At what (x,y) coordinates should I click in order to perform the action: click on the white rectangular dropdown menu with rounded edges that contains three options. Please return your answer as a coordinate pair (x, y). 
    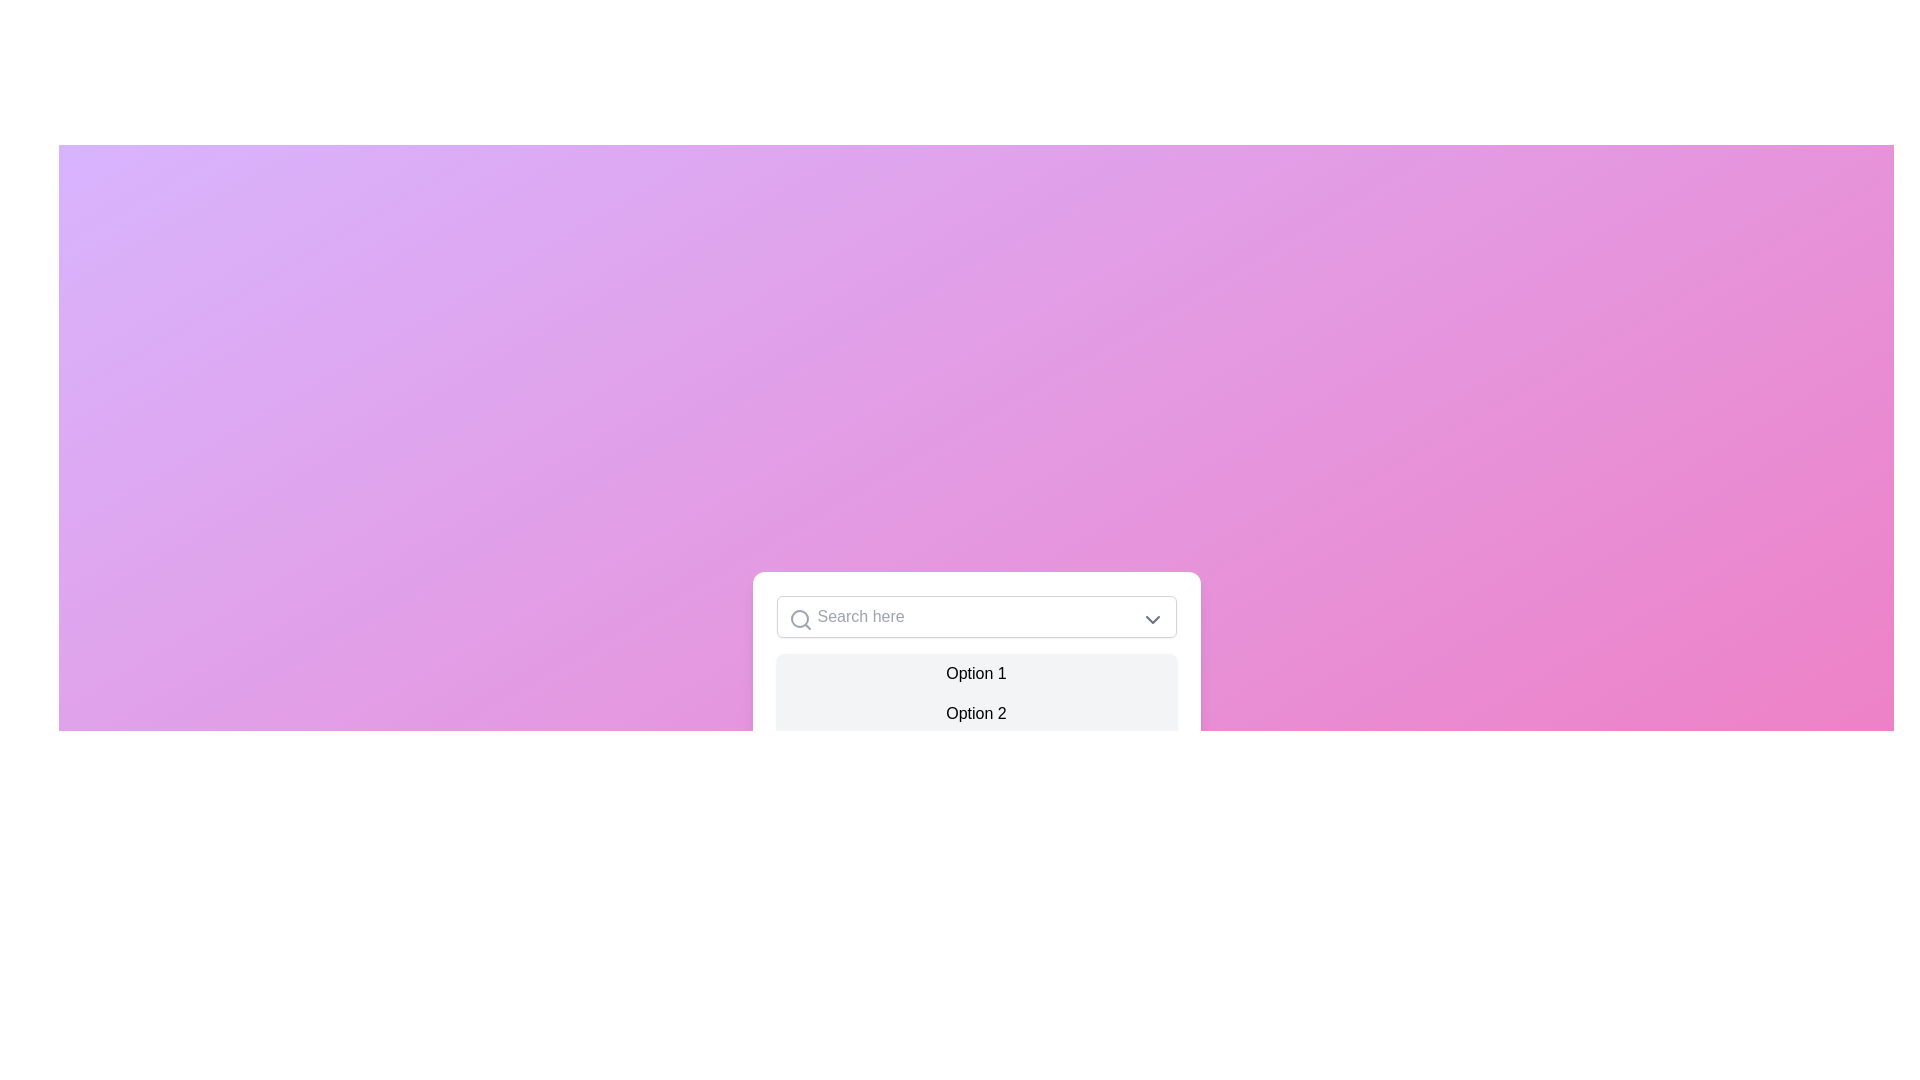
    Looking at the image, I should click on (976, 684).